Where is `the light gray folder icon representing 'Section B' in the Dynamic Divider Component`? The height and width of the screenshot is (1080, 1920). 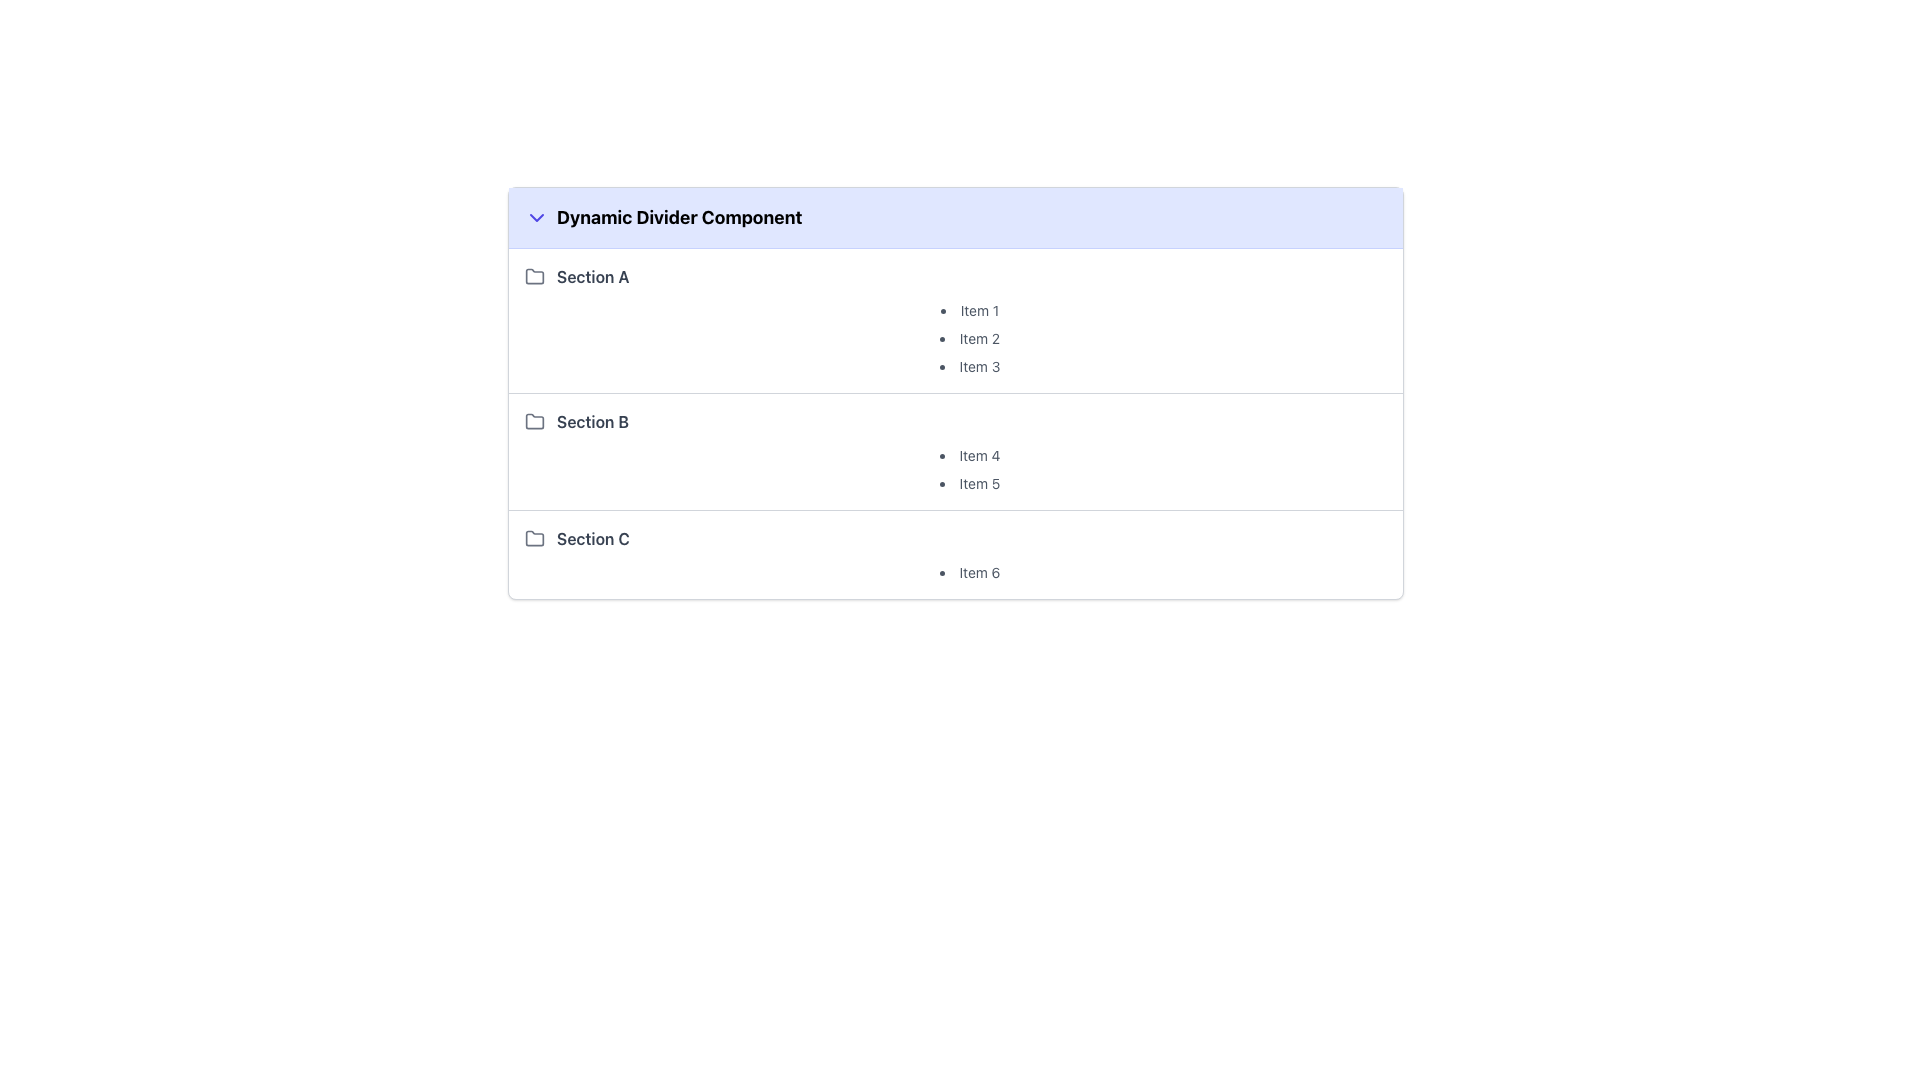
the light gray folder icon representing 'Section B' in the Dynamic Divider Component is located at coordinates (534, 419).